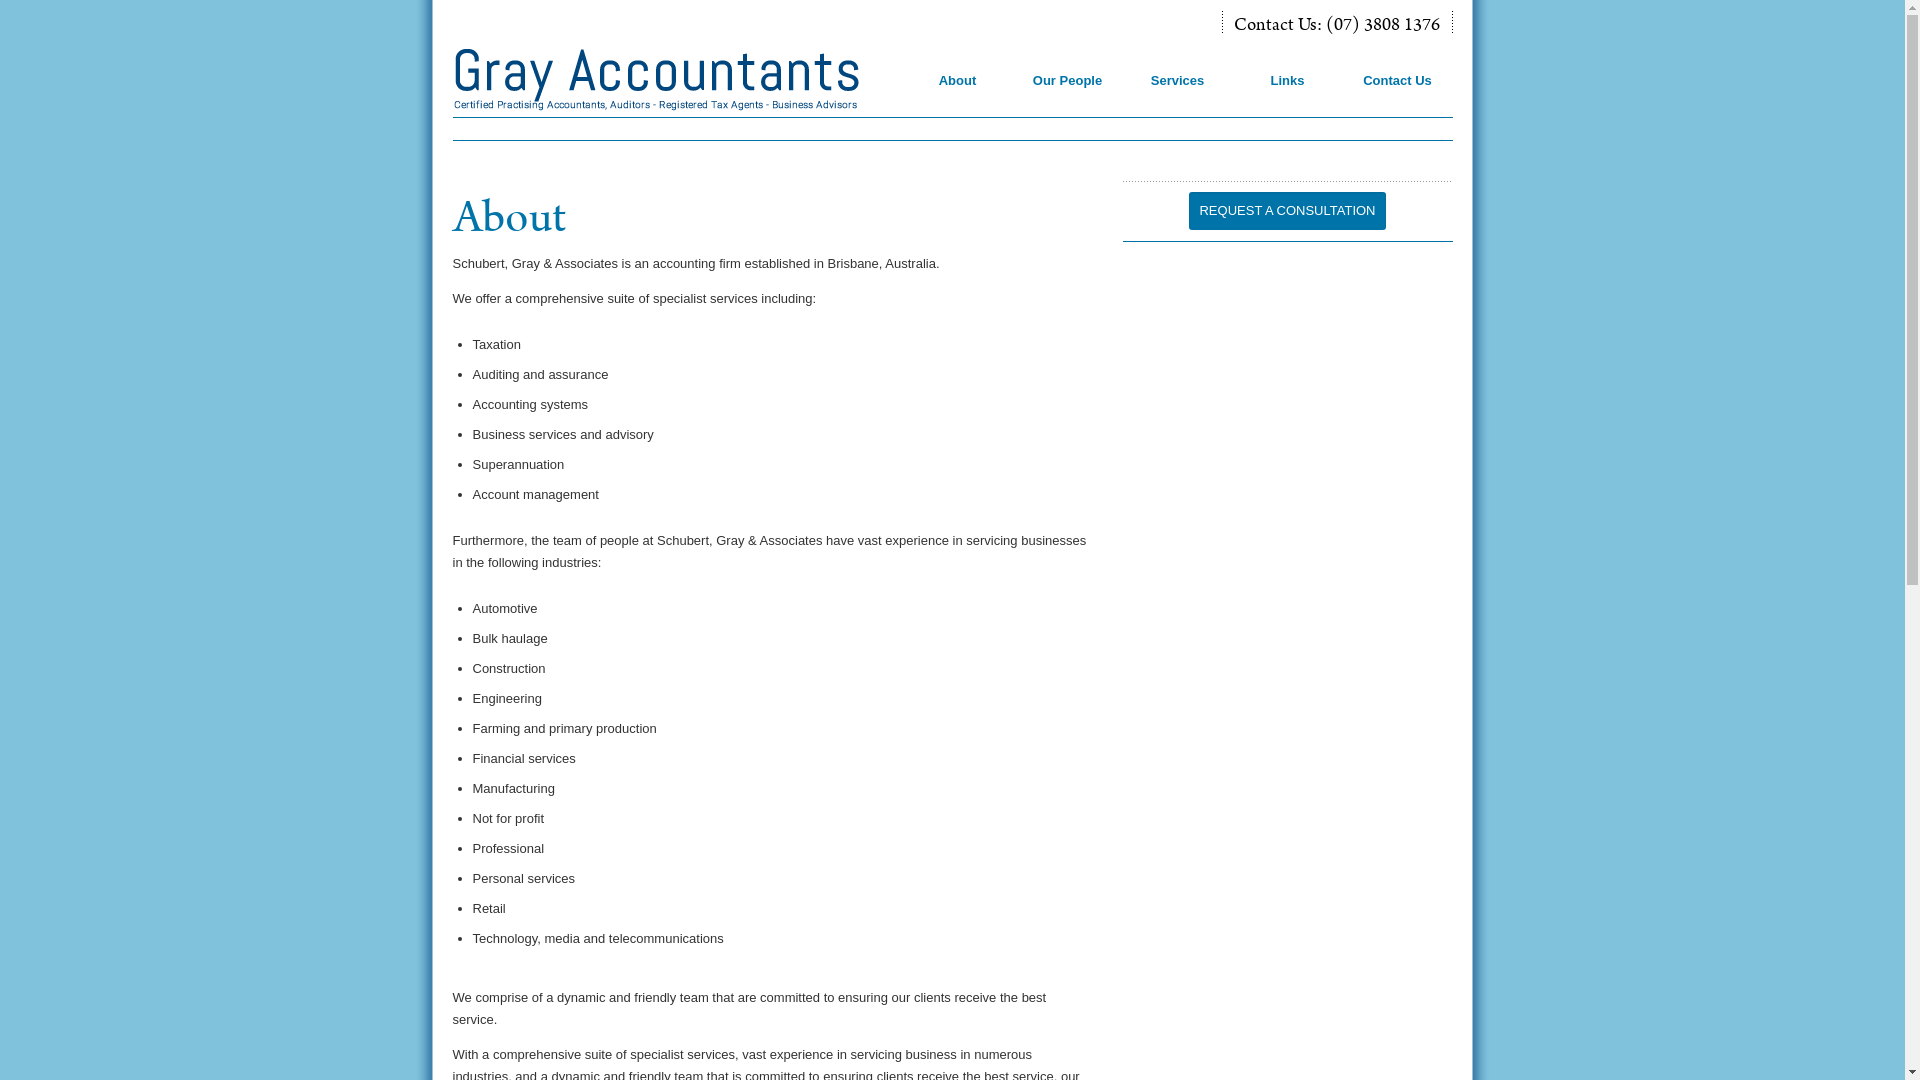 This screenshot has width=1920, height=1080. I want to click on 'Our People', so click(1068, 95).